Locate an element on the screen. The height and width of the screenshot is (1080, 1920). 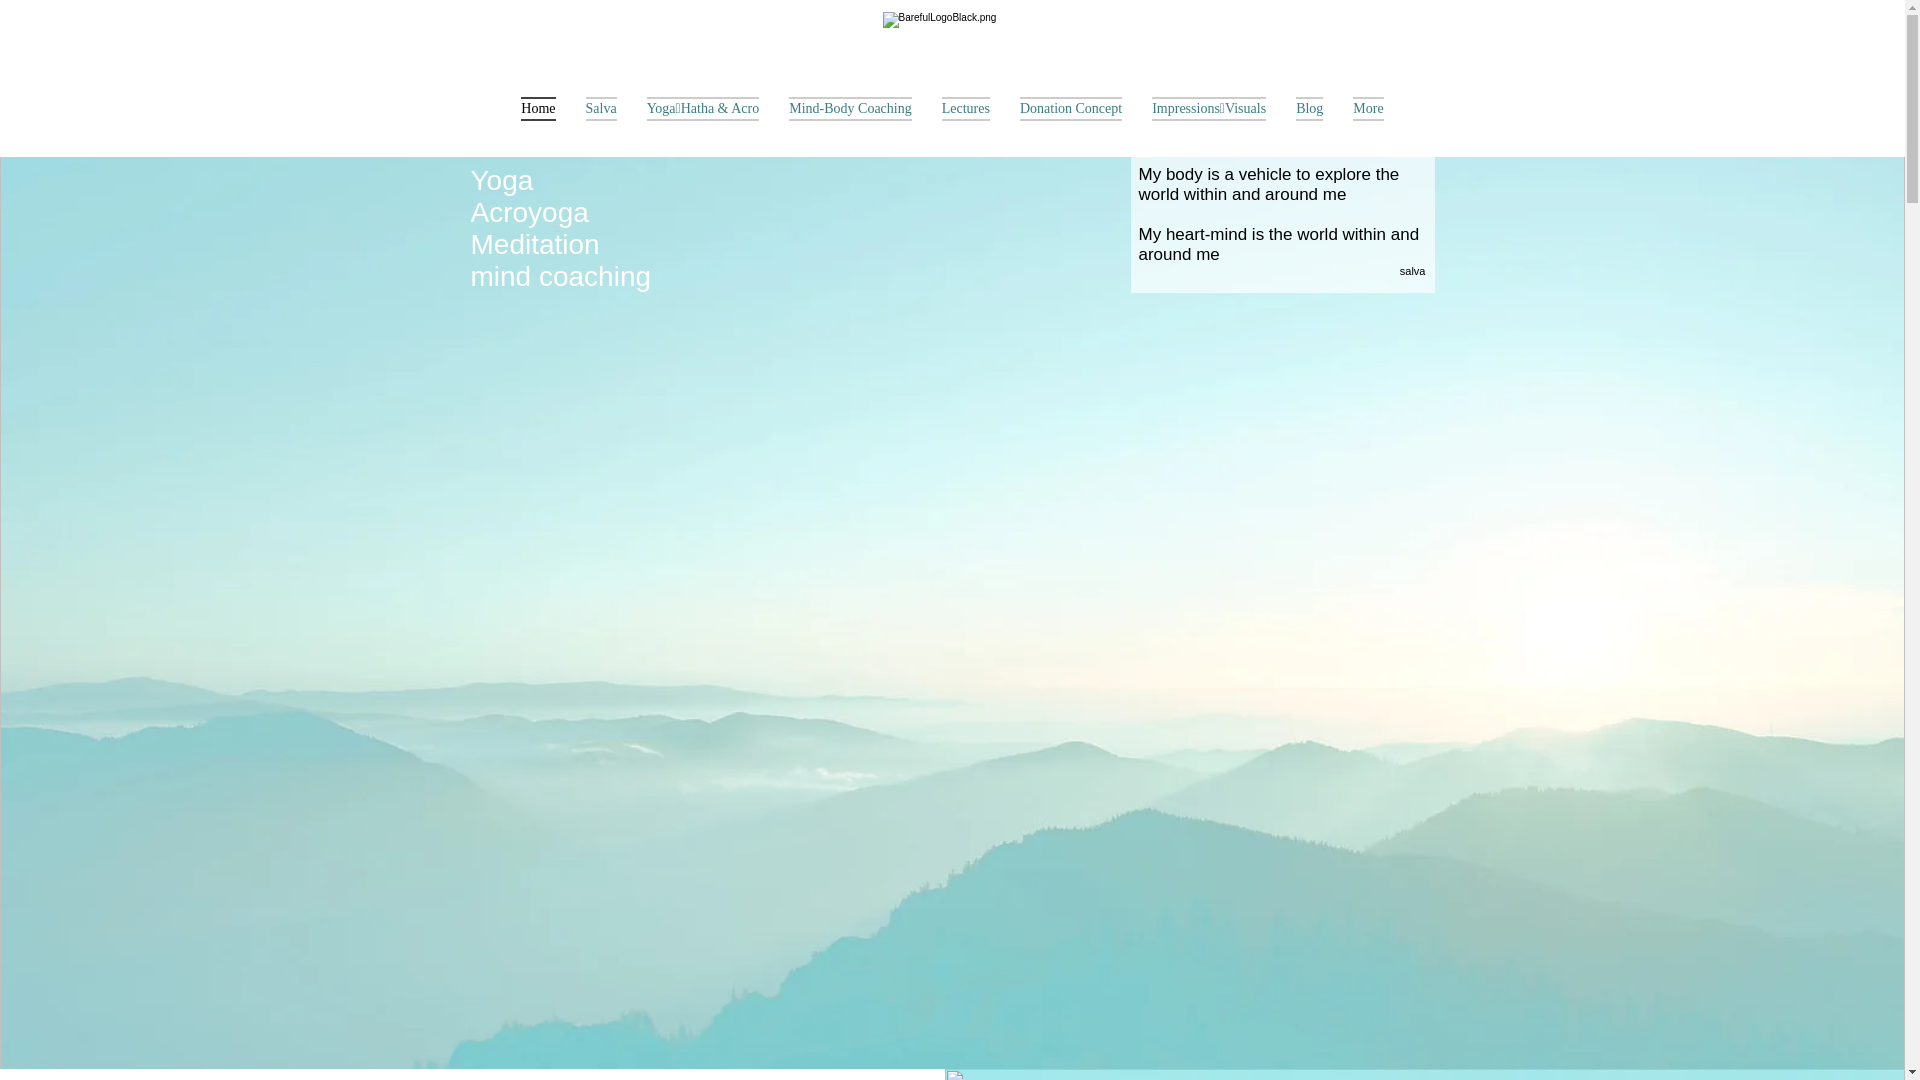
'Donation Concept' is located at coordinates (1069, 122).